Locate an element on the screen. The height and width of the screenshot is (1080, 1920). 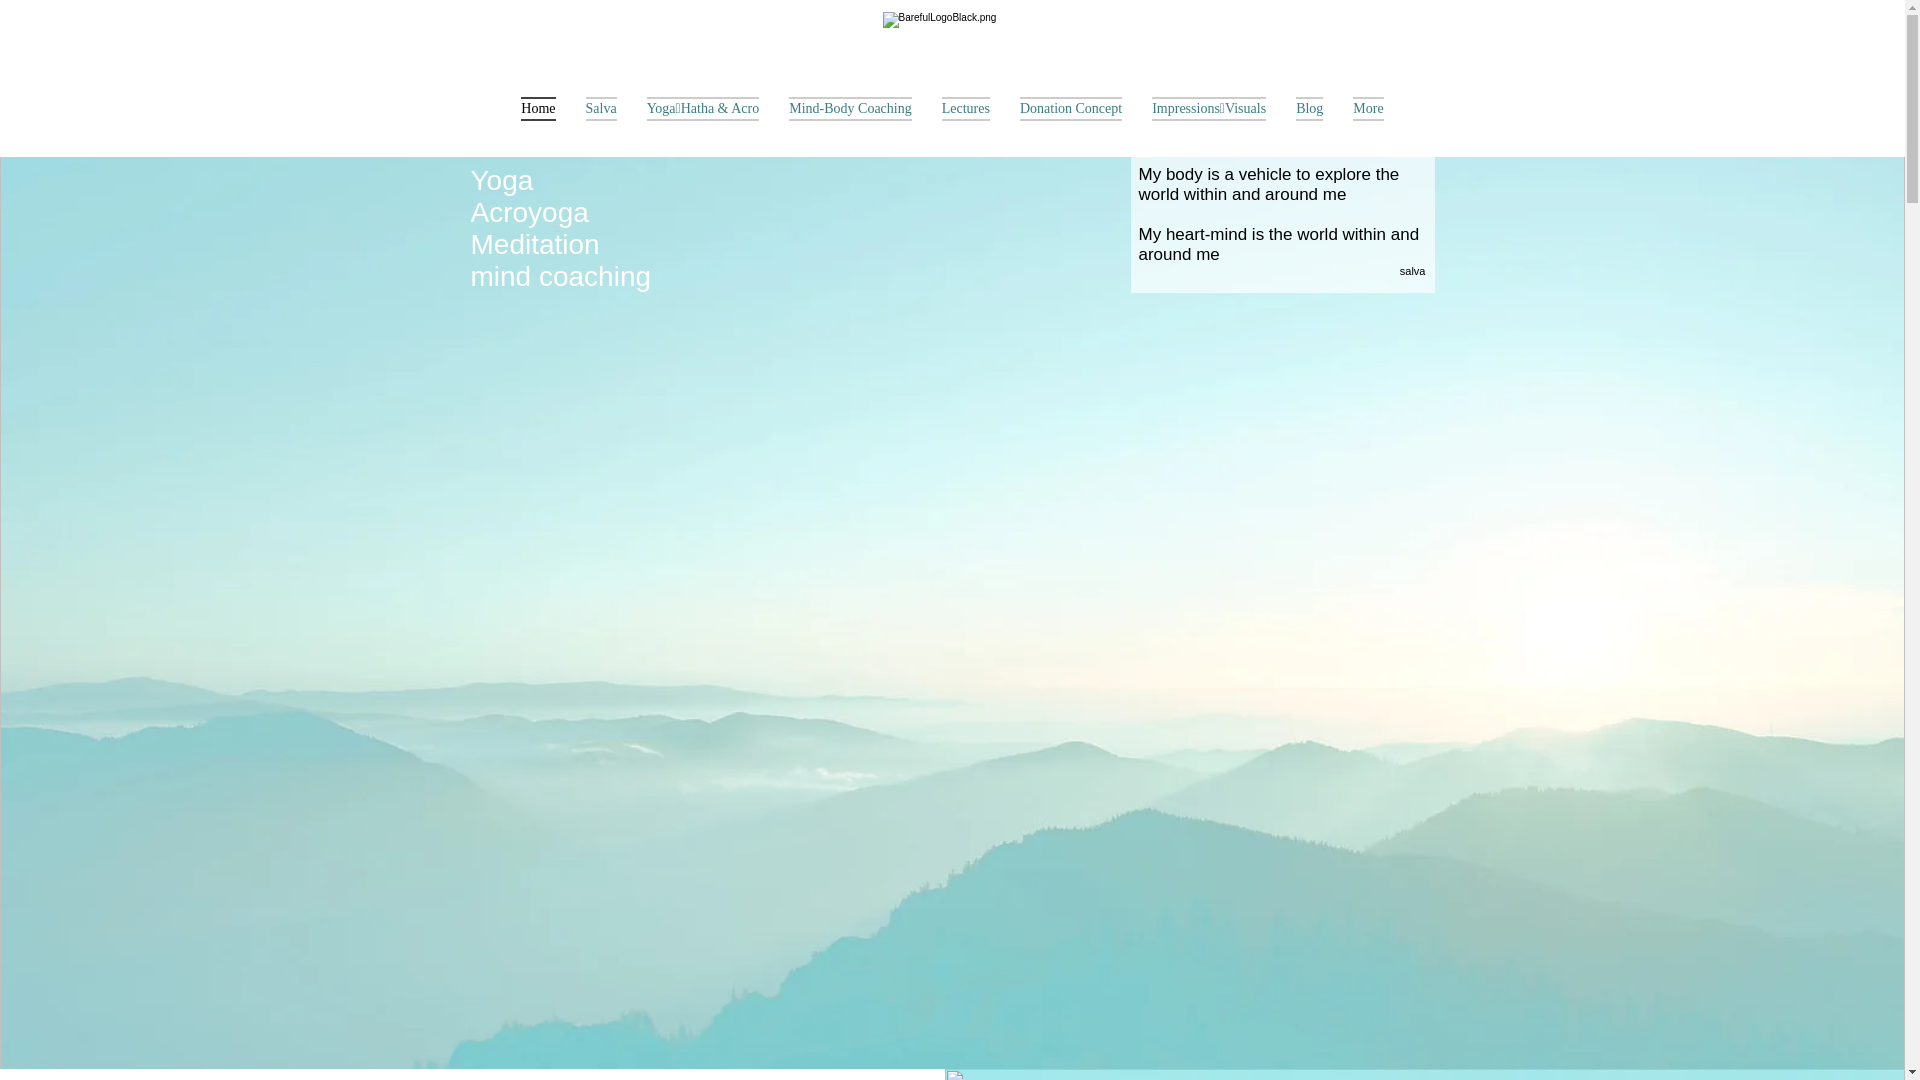
'Donation Concept' is located at coordinates (1069, 122).